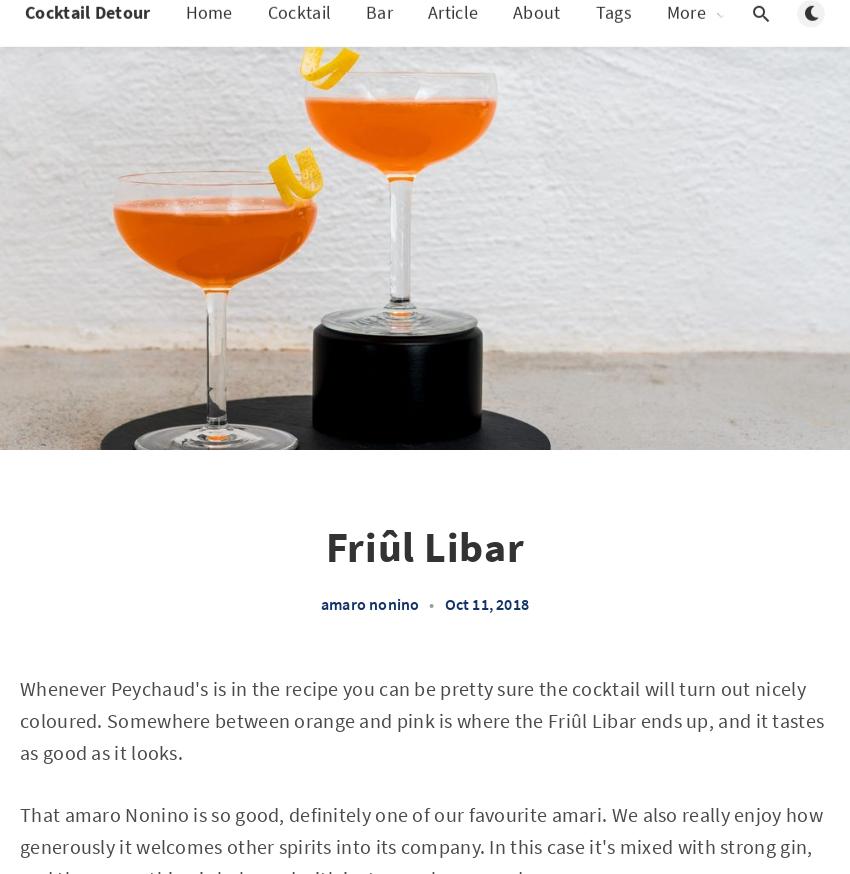 The image size is (850, 874). Describe the element at coordinates (183, 31) in the screenshot. I see `'Home'` at that location.